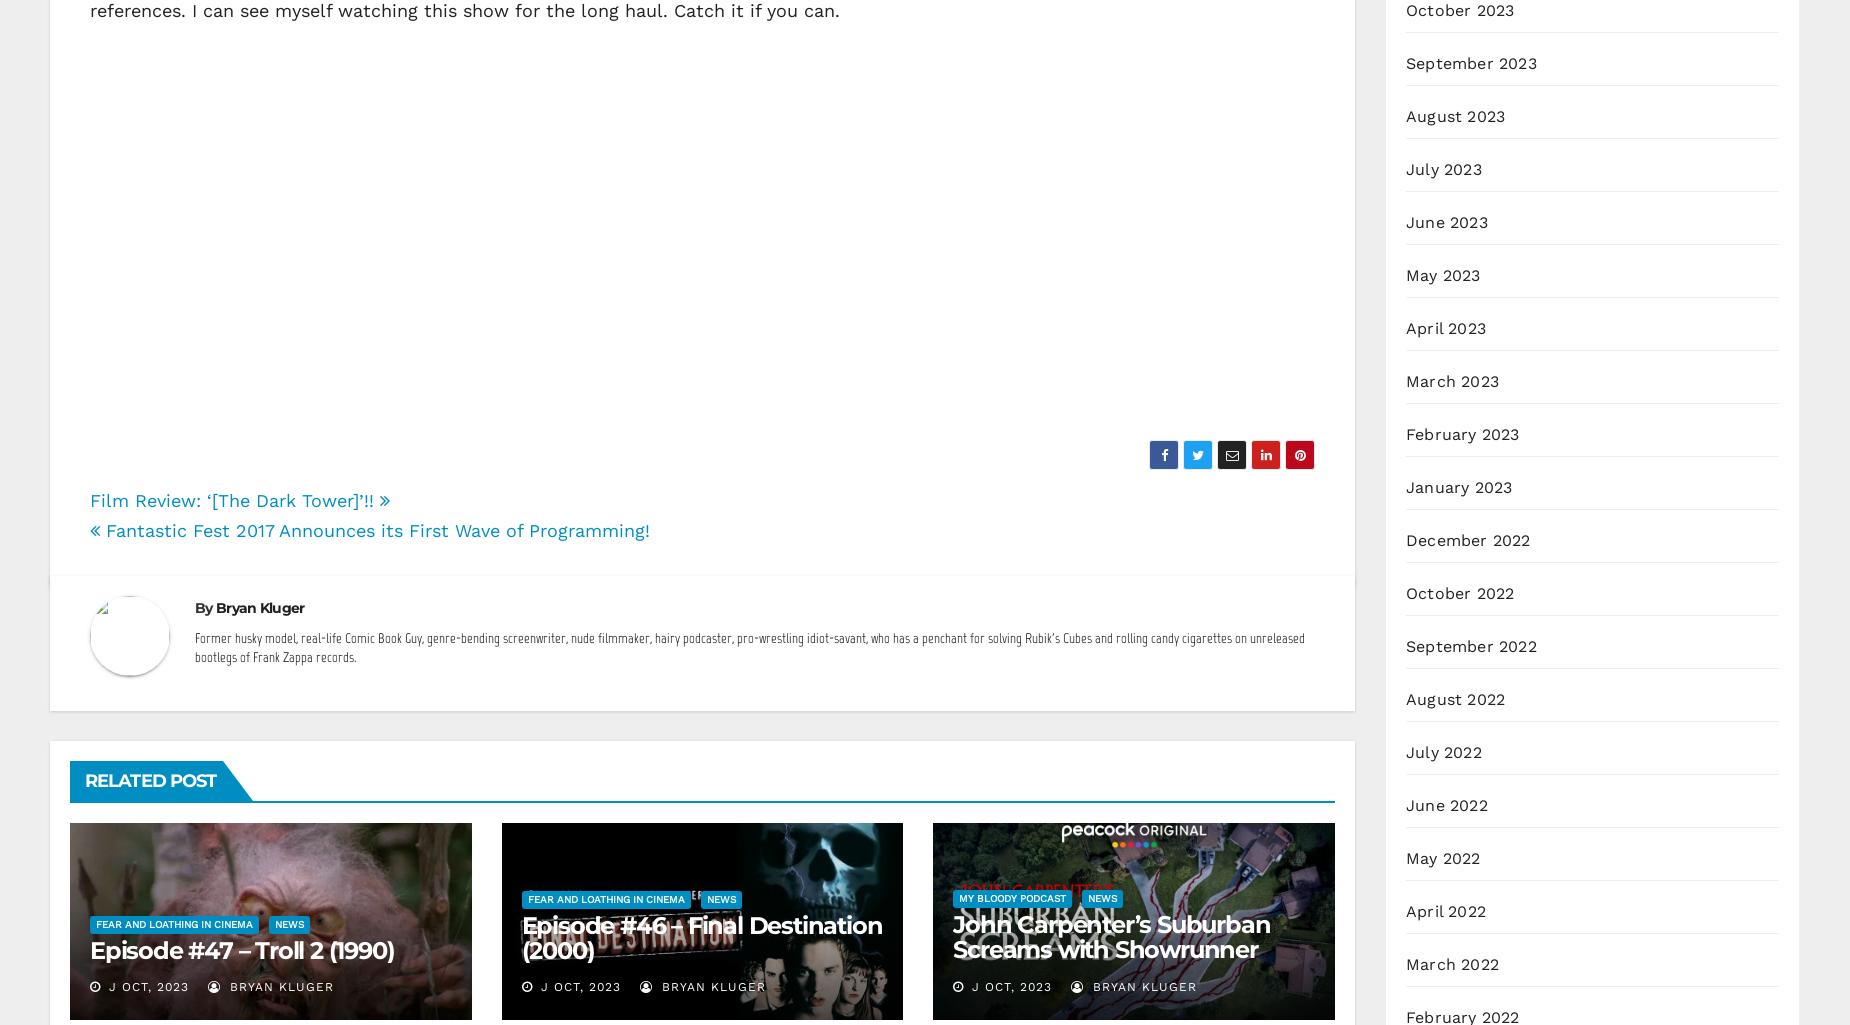  I want to click on 'February 2023', so click(1462, 433).